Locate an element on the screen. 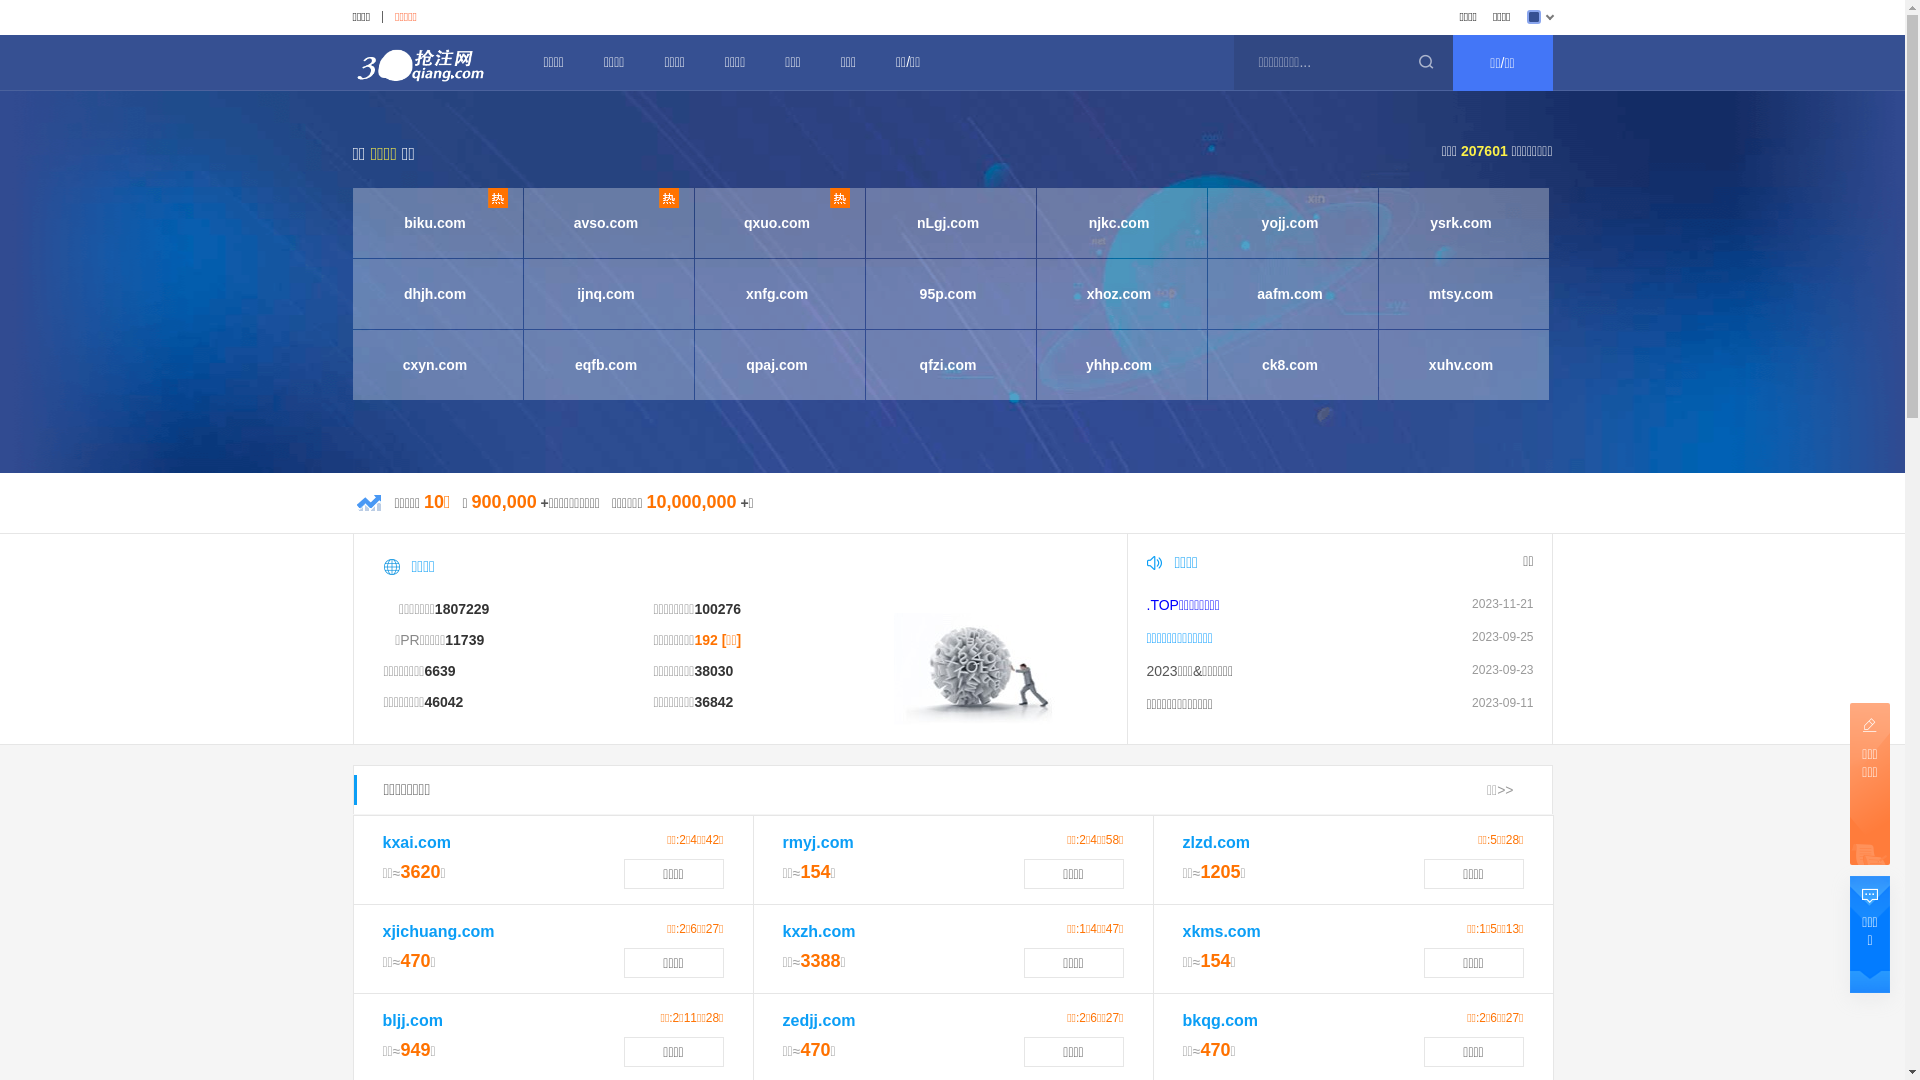 The height and width of the screenshot is (1080, 1920). 'qxuo.com' is located at coordinates (775, 223).